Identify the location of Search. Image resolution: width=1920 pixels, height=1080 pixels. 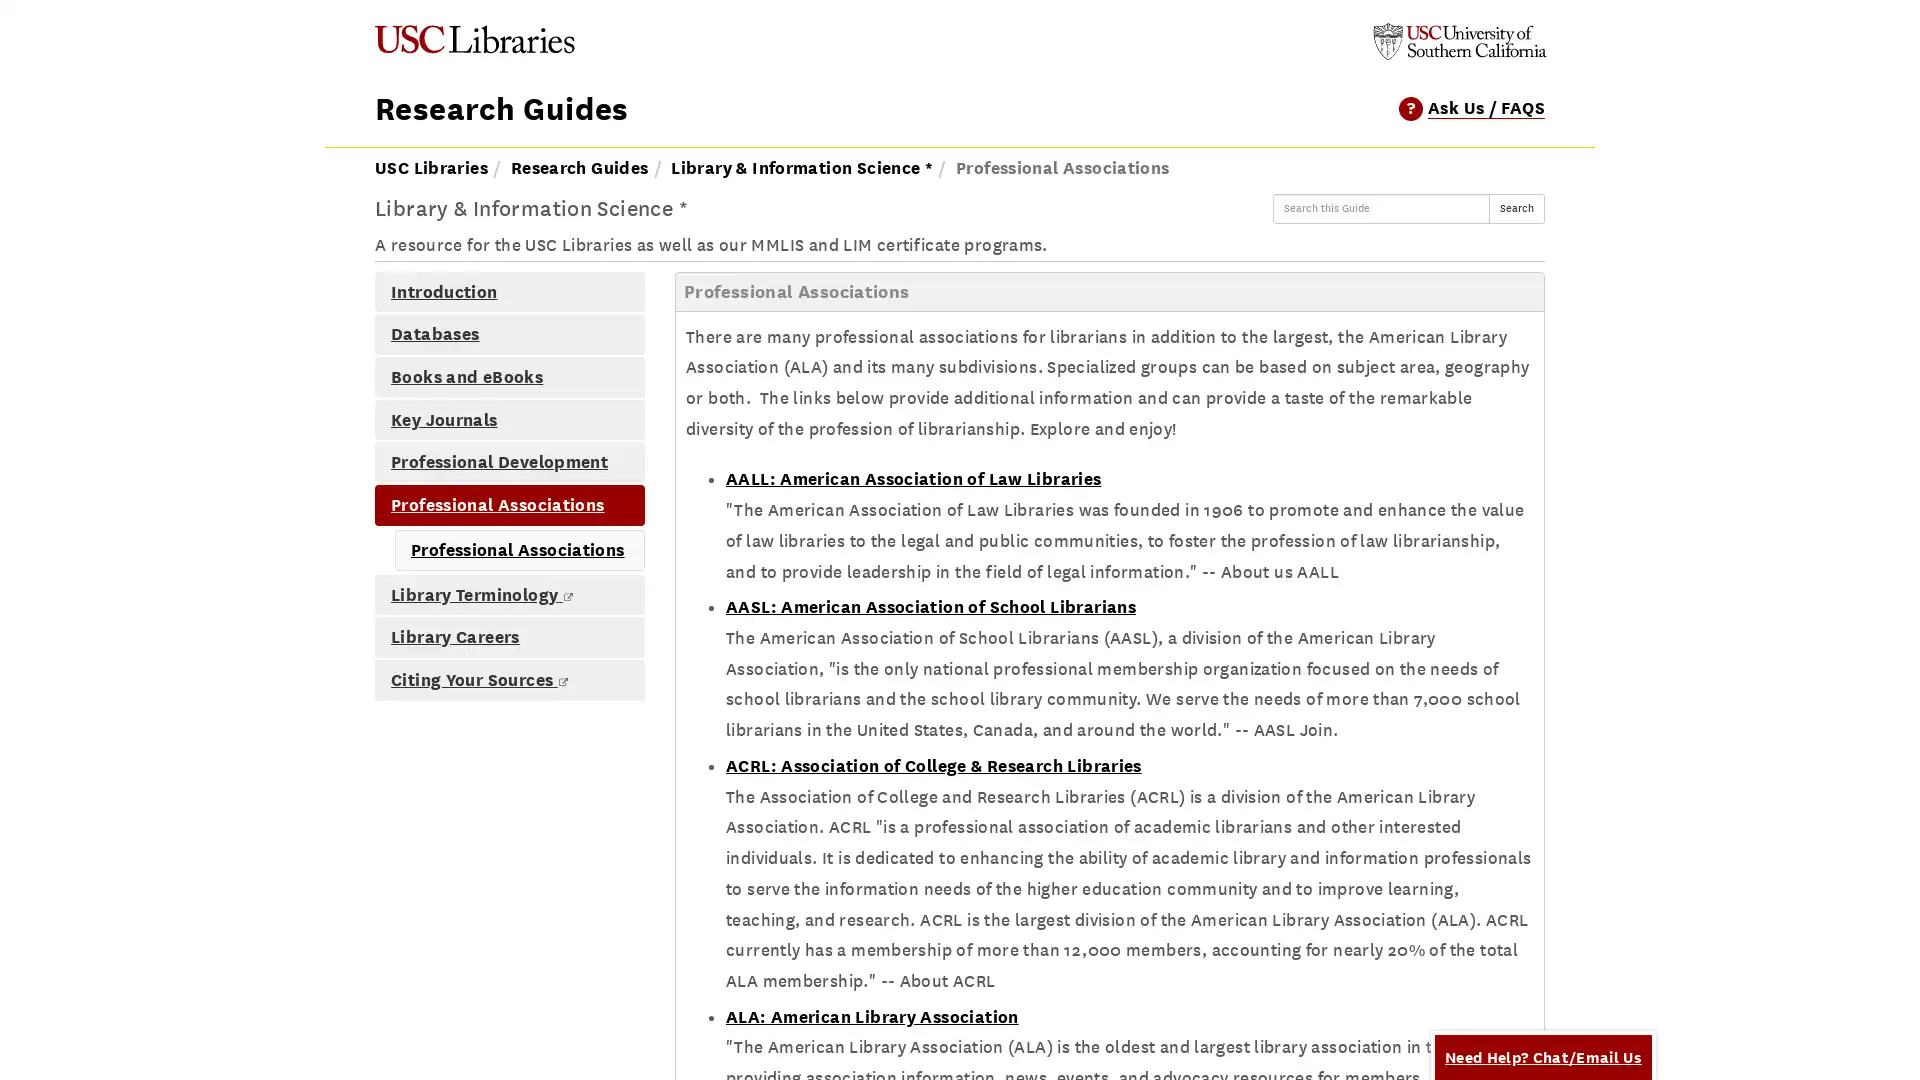
(1516, 208).